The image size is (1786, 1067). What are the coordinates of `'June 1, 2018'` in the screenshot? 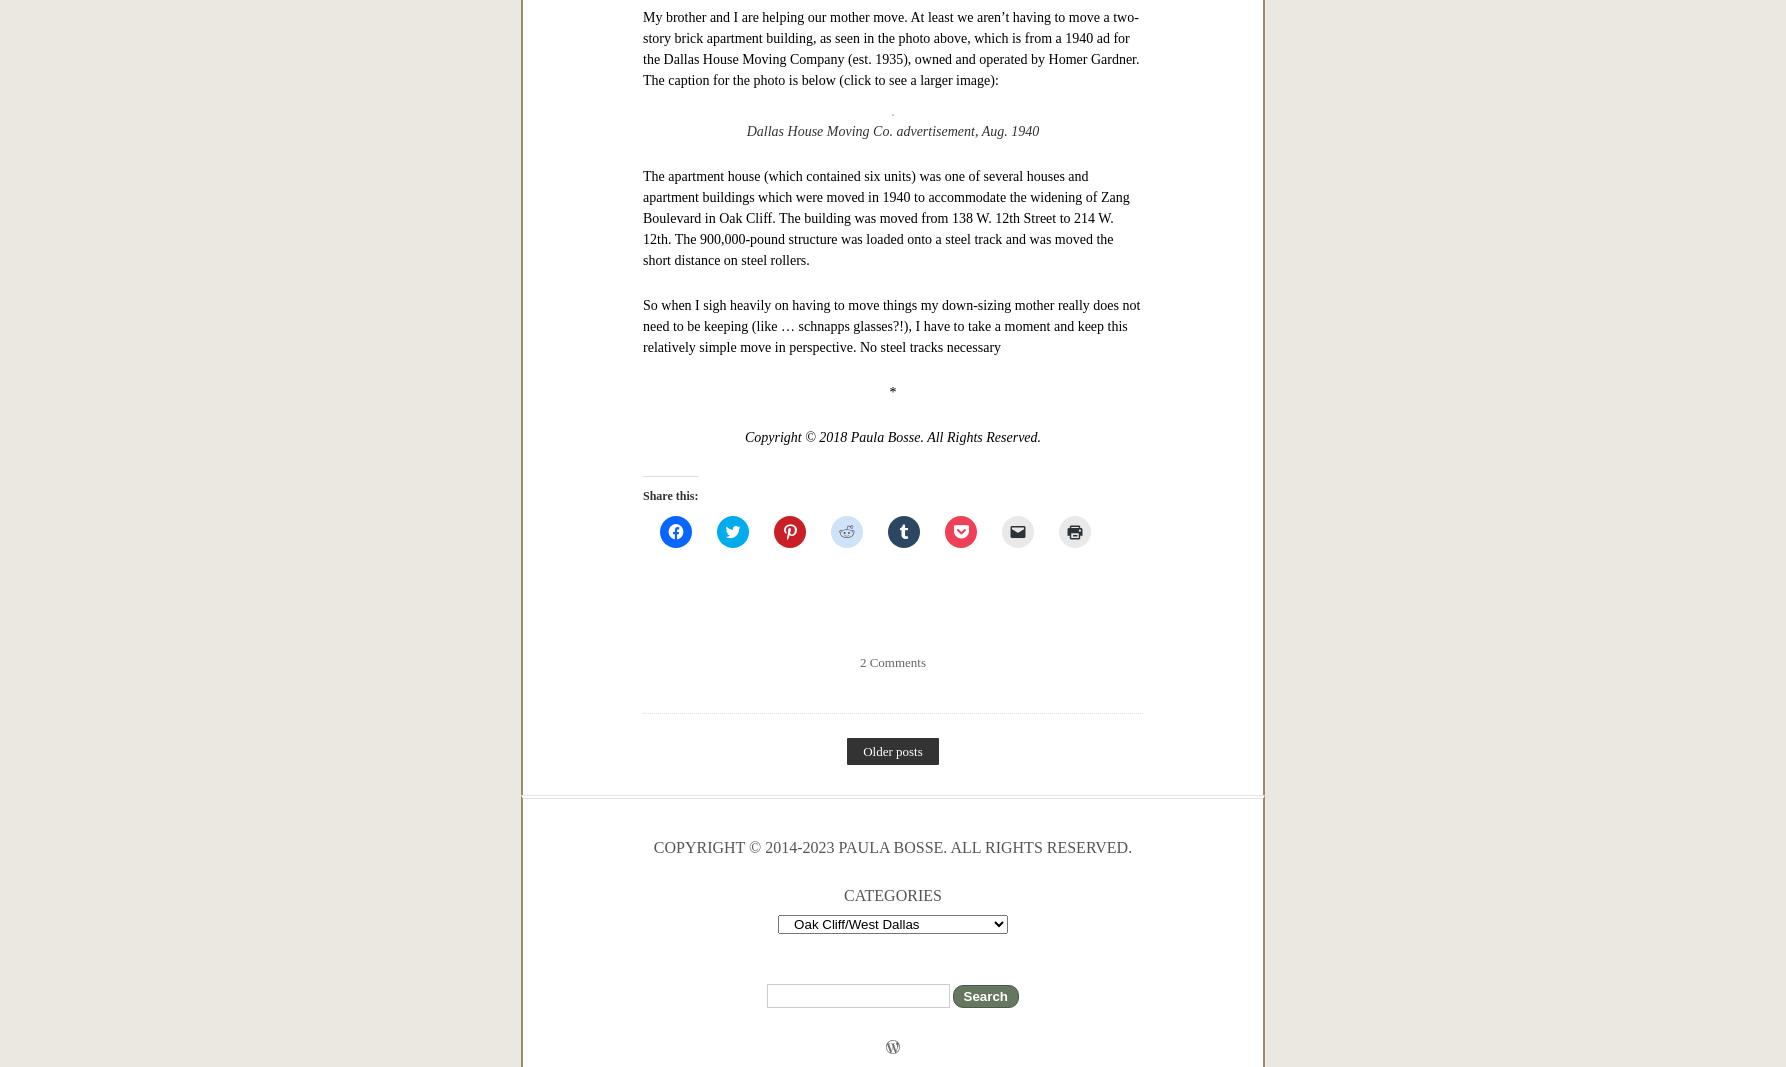 It's located at (856, 431).